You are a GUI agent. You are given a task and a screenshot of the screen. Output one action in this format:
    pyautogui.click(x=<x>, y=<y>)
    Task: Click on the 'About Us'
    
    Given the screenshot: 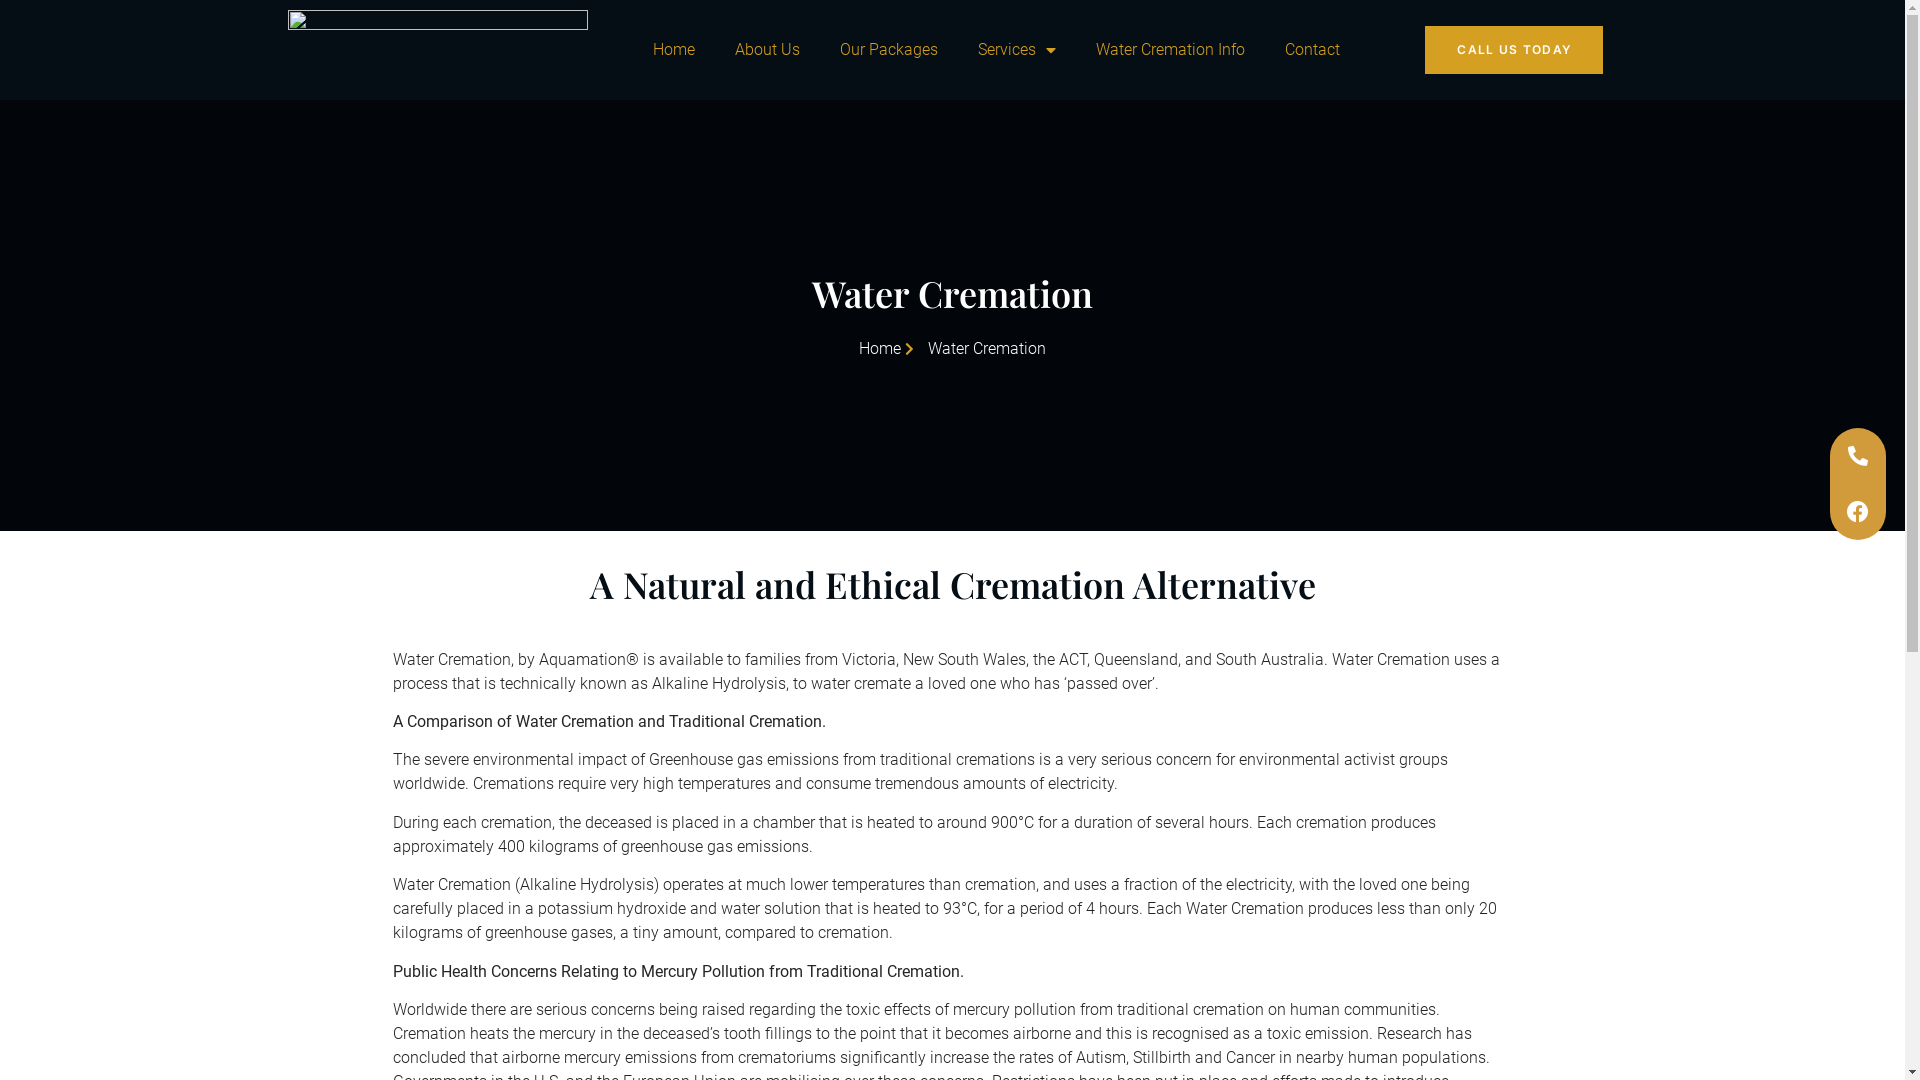 What is the action you would take?
    pyautogui.click(x=715, y=49)
    